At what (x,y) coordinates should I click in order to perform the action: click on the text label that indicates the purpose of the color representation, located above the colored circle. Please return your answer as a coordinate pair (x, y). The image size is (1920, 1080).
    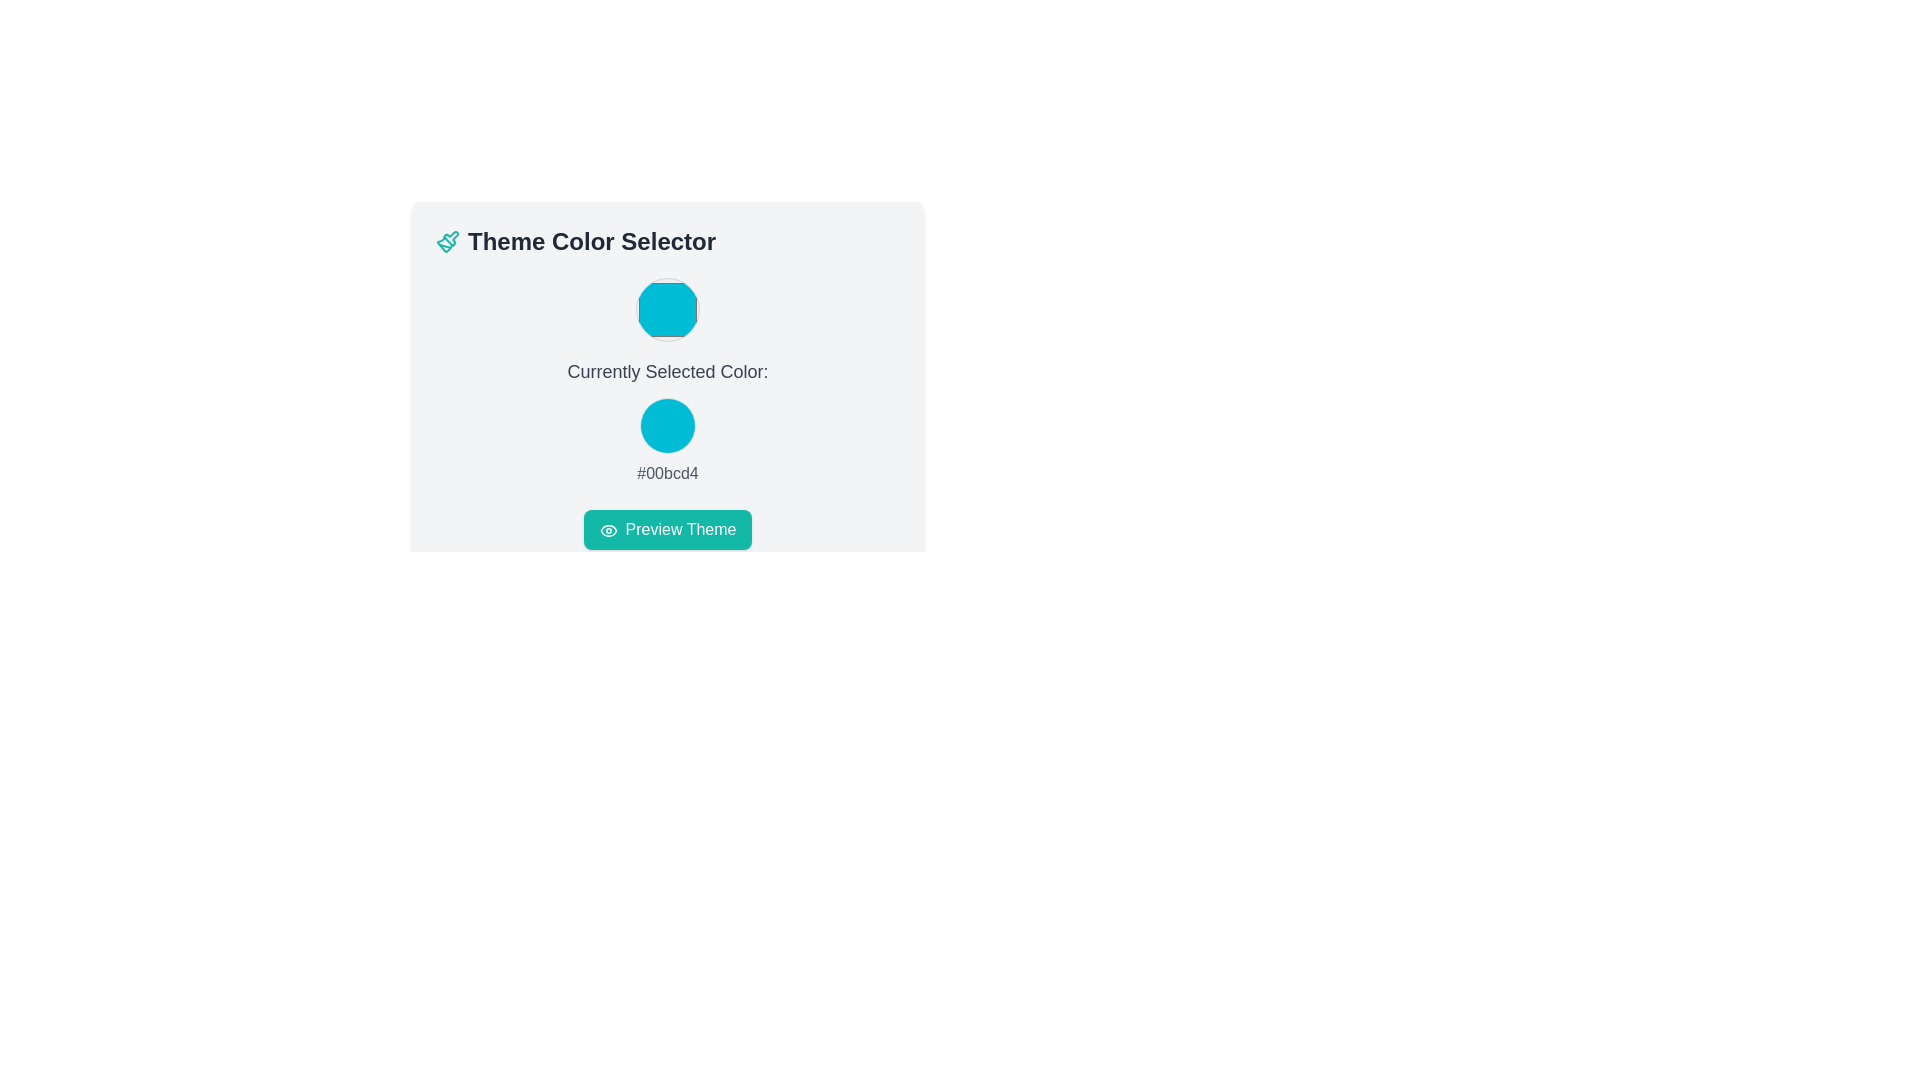
    Looking at the image, I should click on (667, 371).